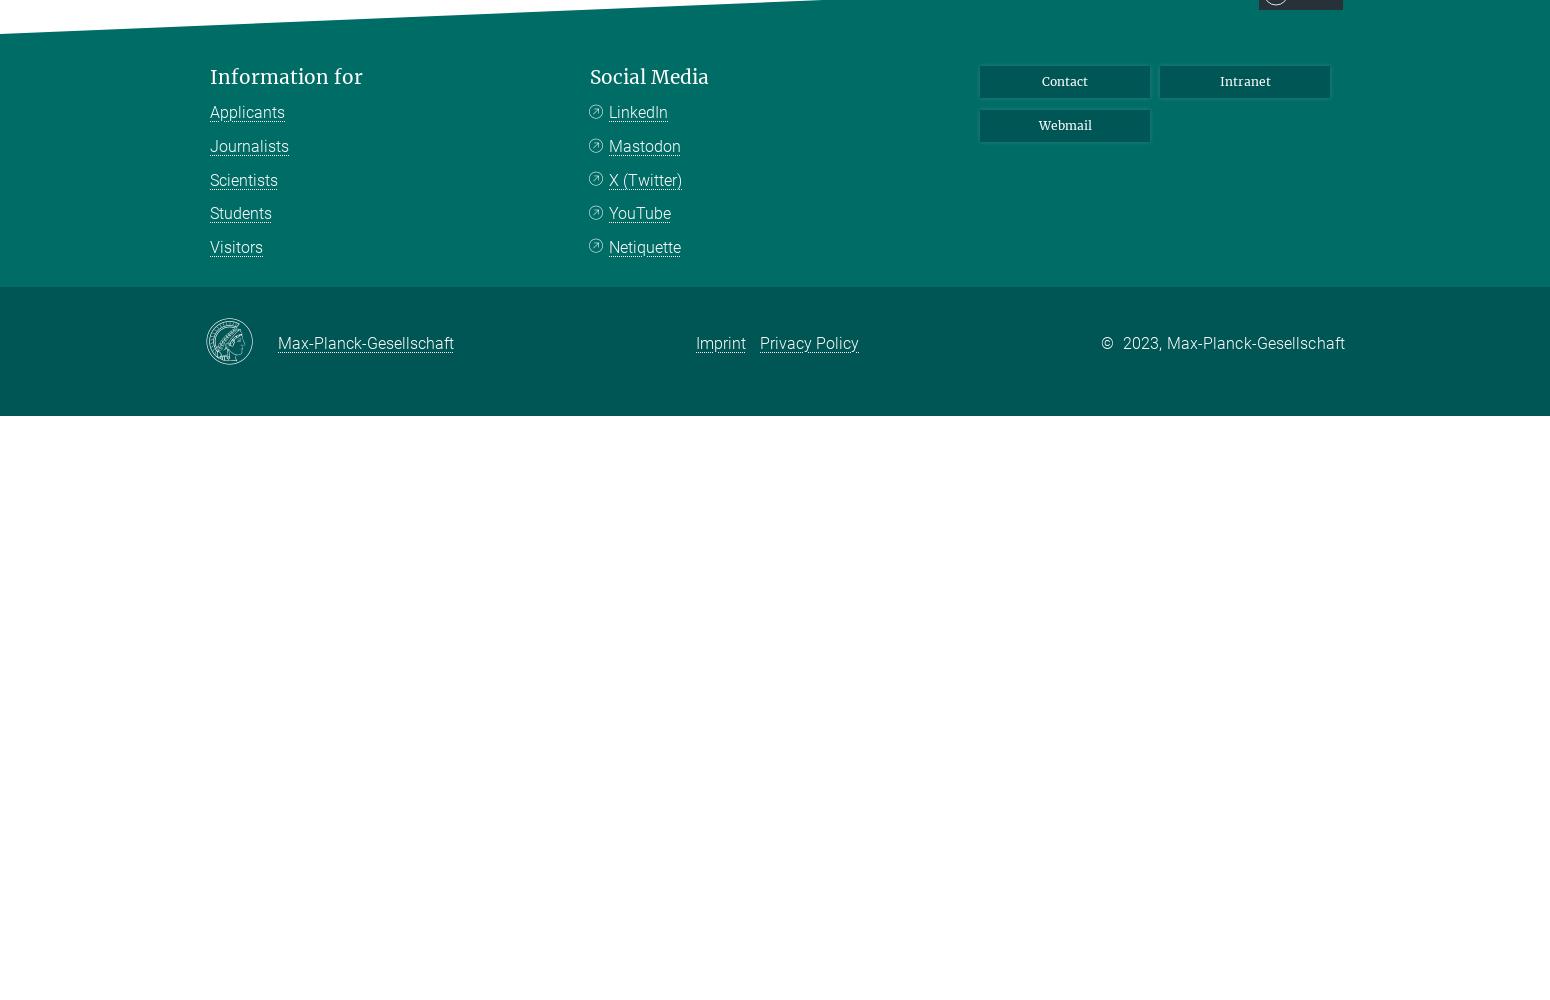 This screenshot has width=1550, height=1000. I want to click on 'LinkedIn', so click(637, 111).